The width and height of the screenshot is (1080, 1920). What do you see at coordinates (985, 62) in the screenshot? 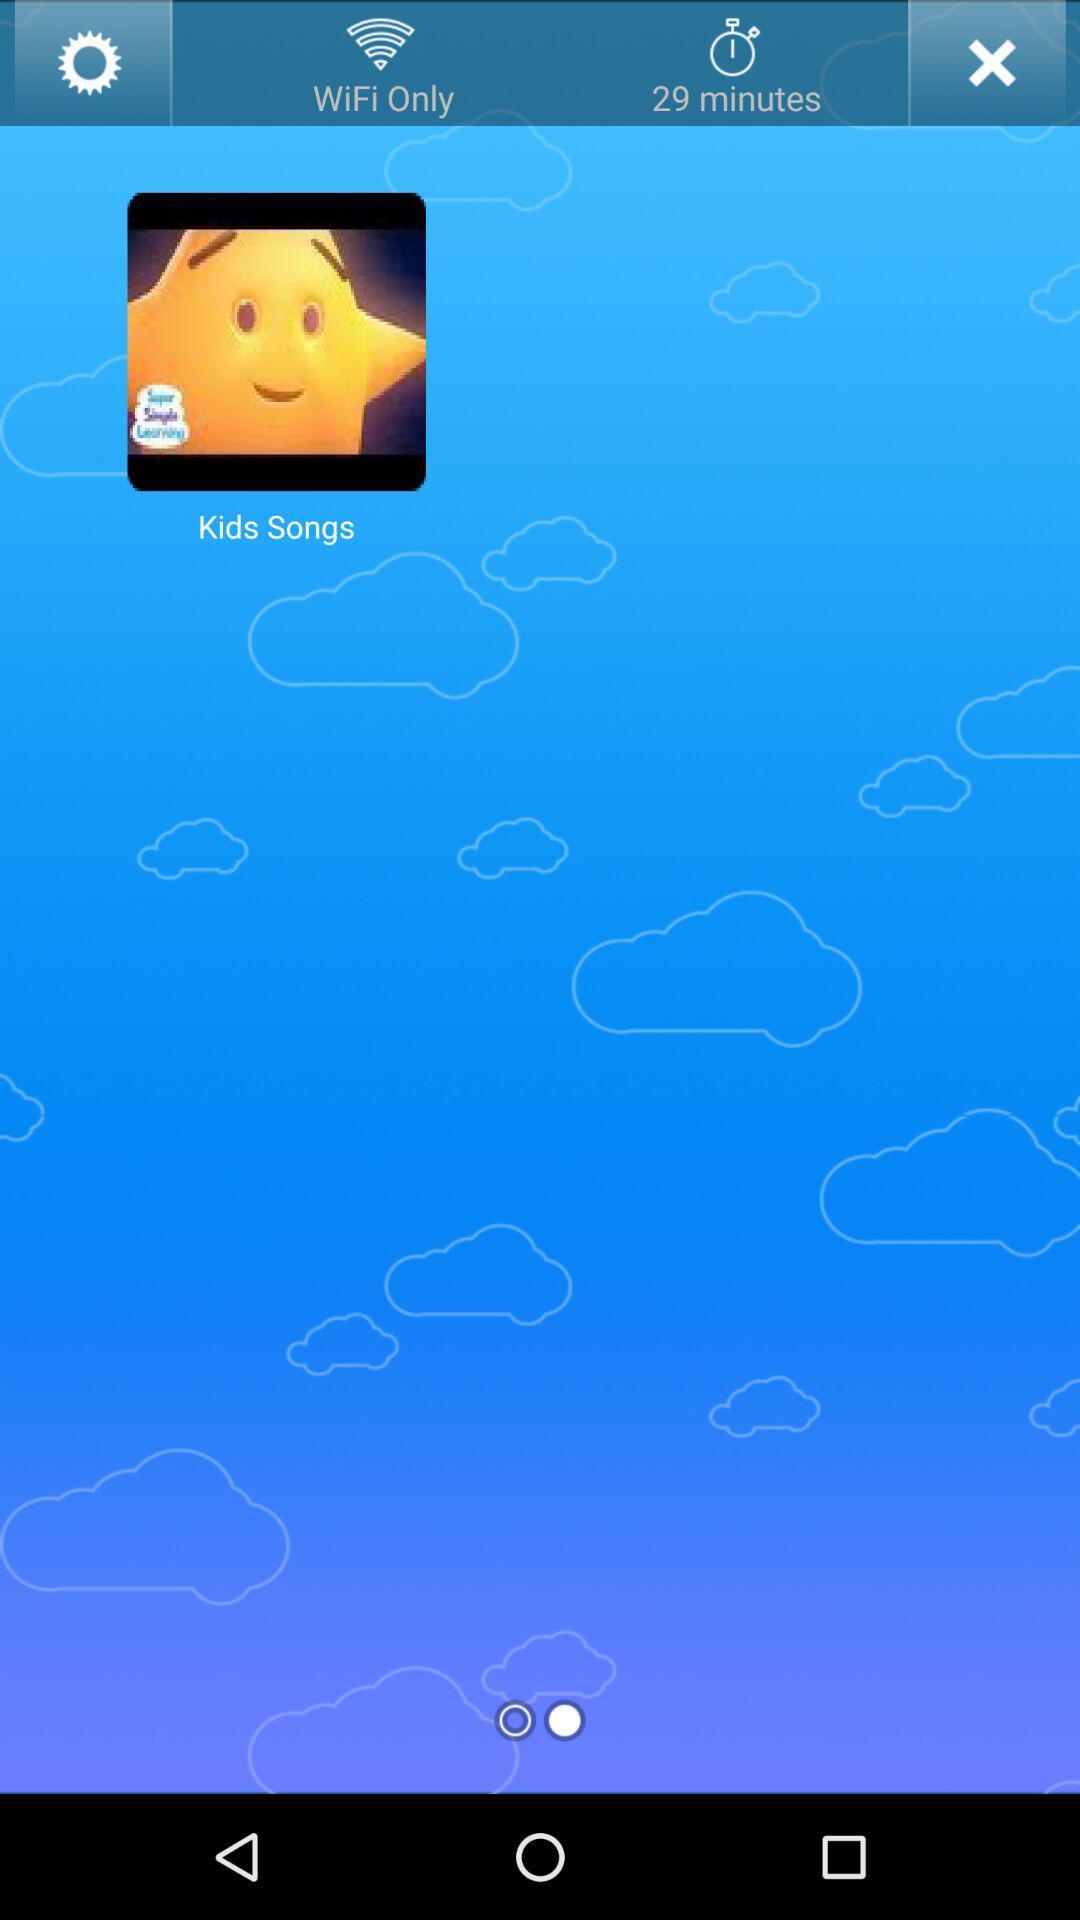
I see `close` at bounding box center [985, 62].